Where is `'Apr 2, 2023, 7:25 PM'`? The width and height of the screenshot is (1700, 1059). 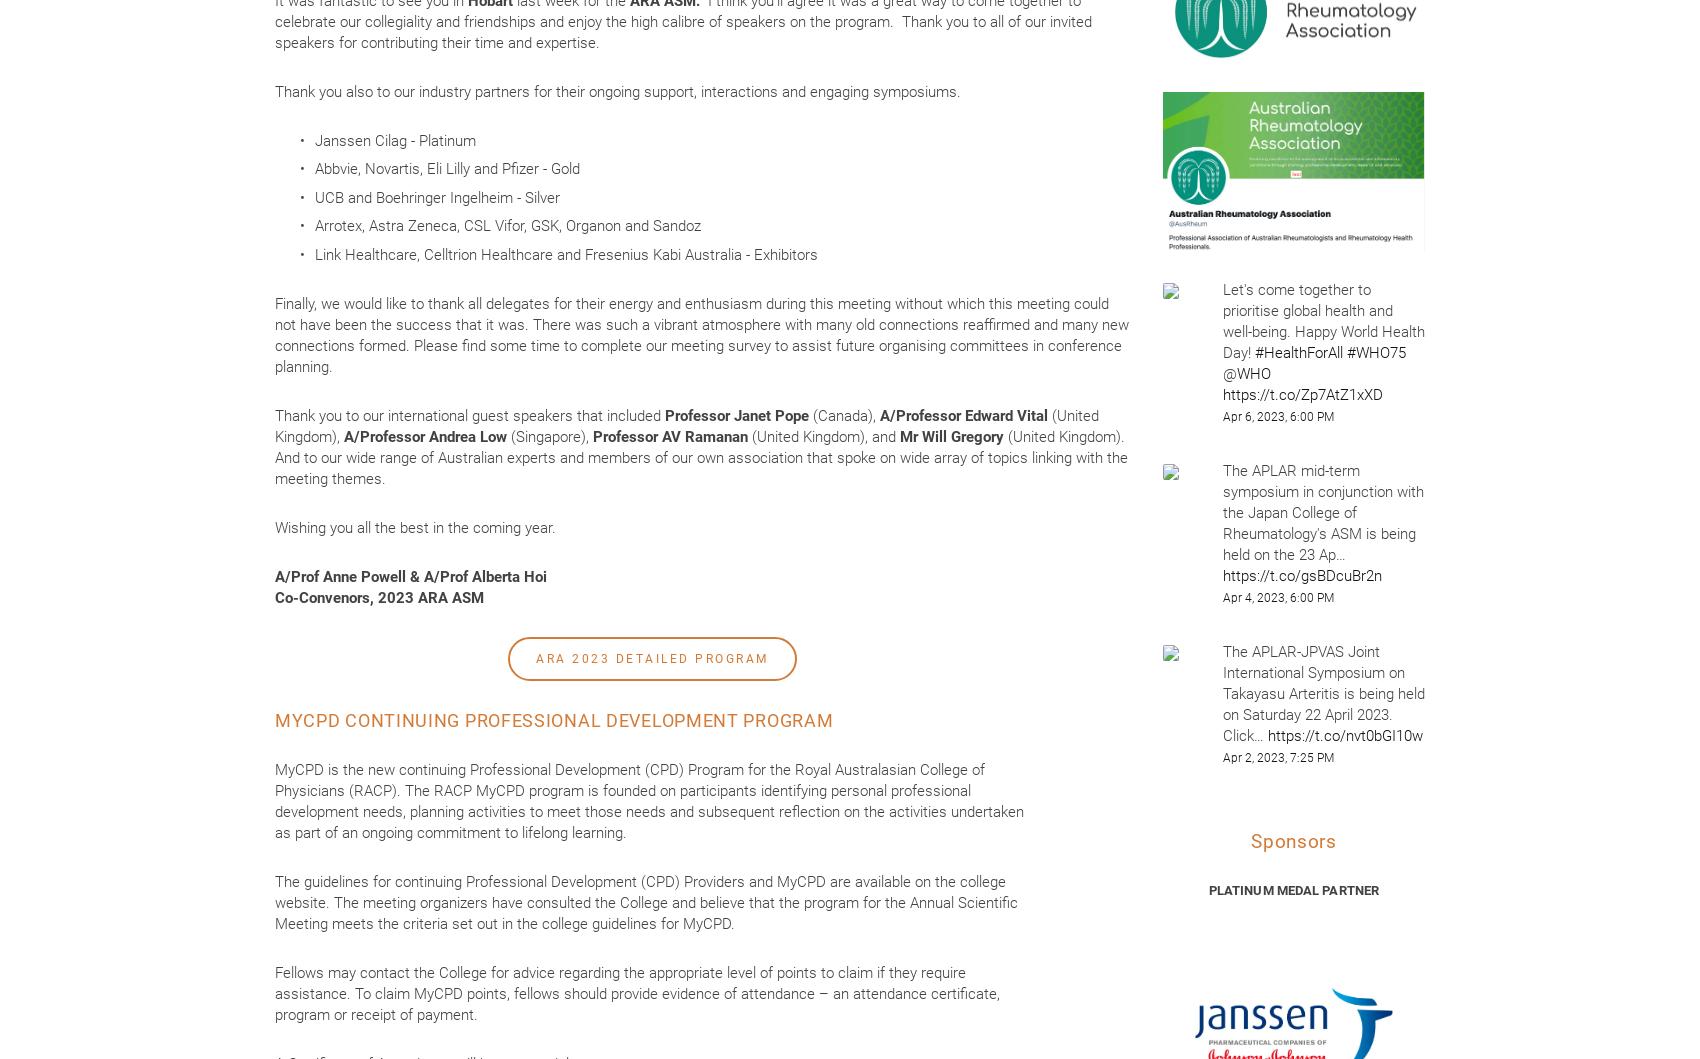
'Apr 2, 2023, 7:25 PM' is located at coordinates (1278, 757).